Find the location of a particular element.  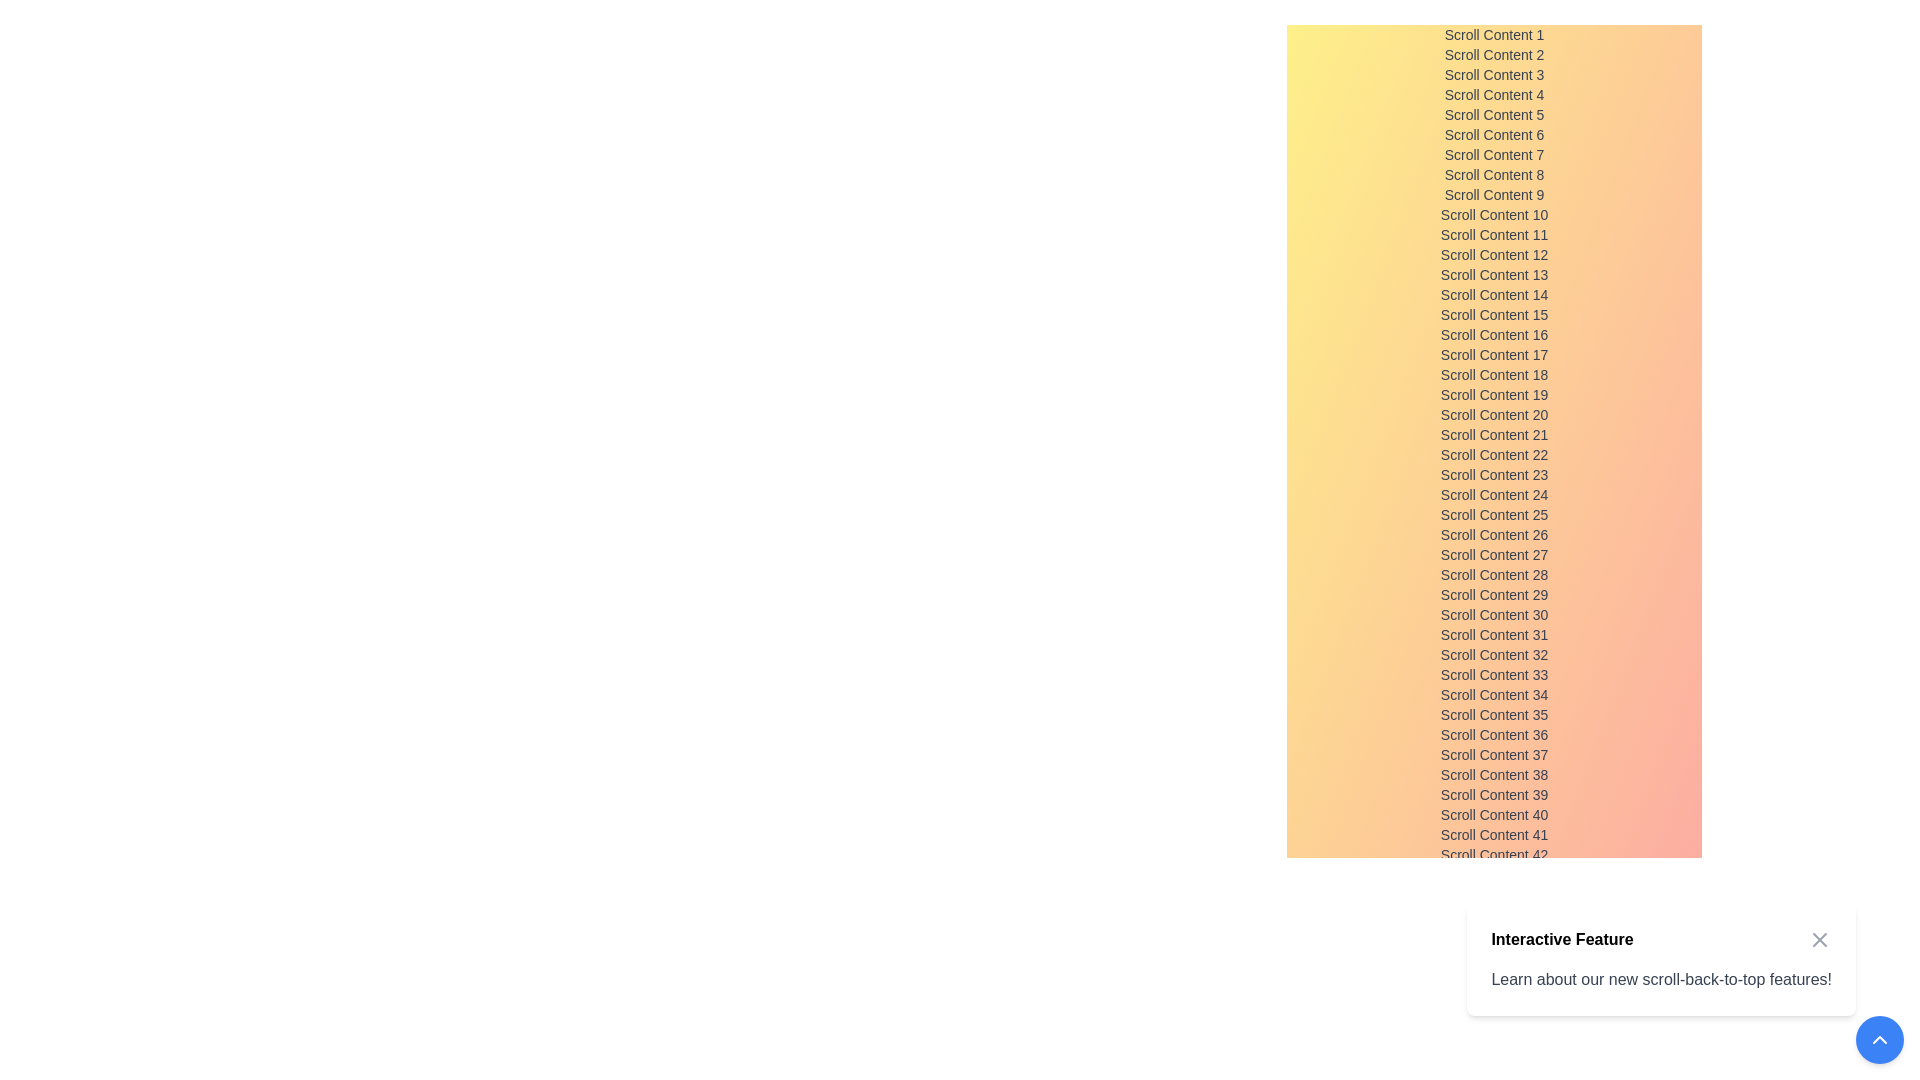

the text label that serves as an identifier for a specific item in a vertically stacked list, located at the 26th position in the list is located at coordinates (1494, 534).